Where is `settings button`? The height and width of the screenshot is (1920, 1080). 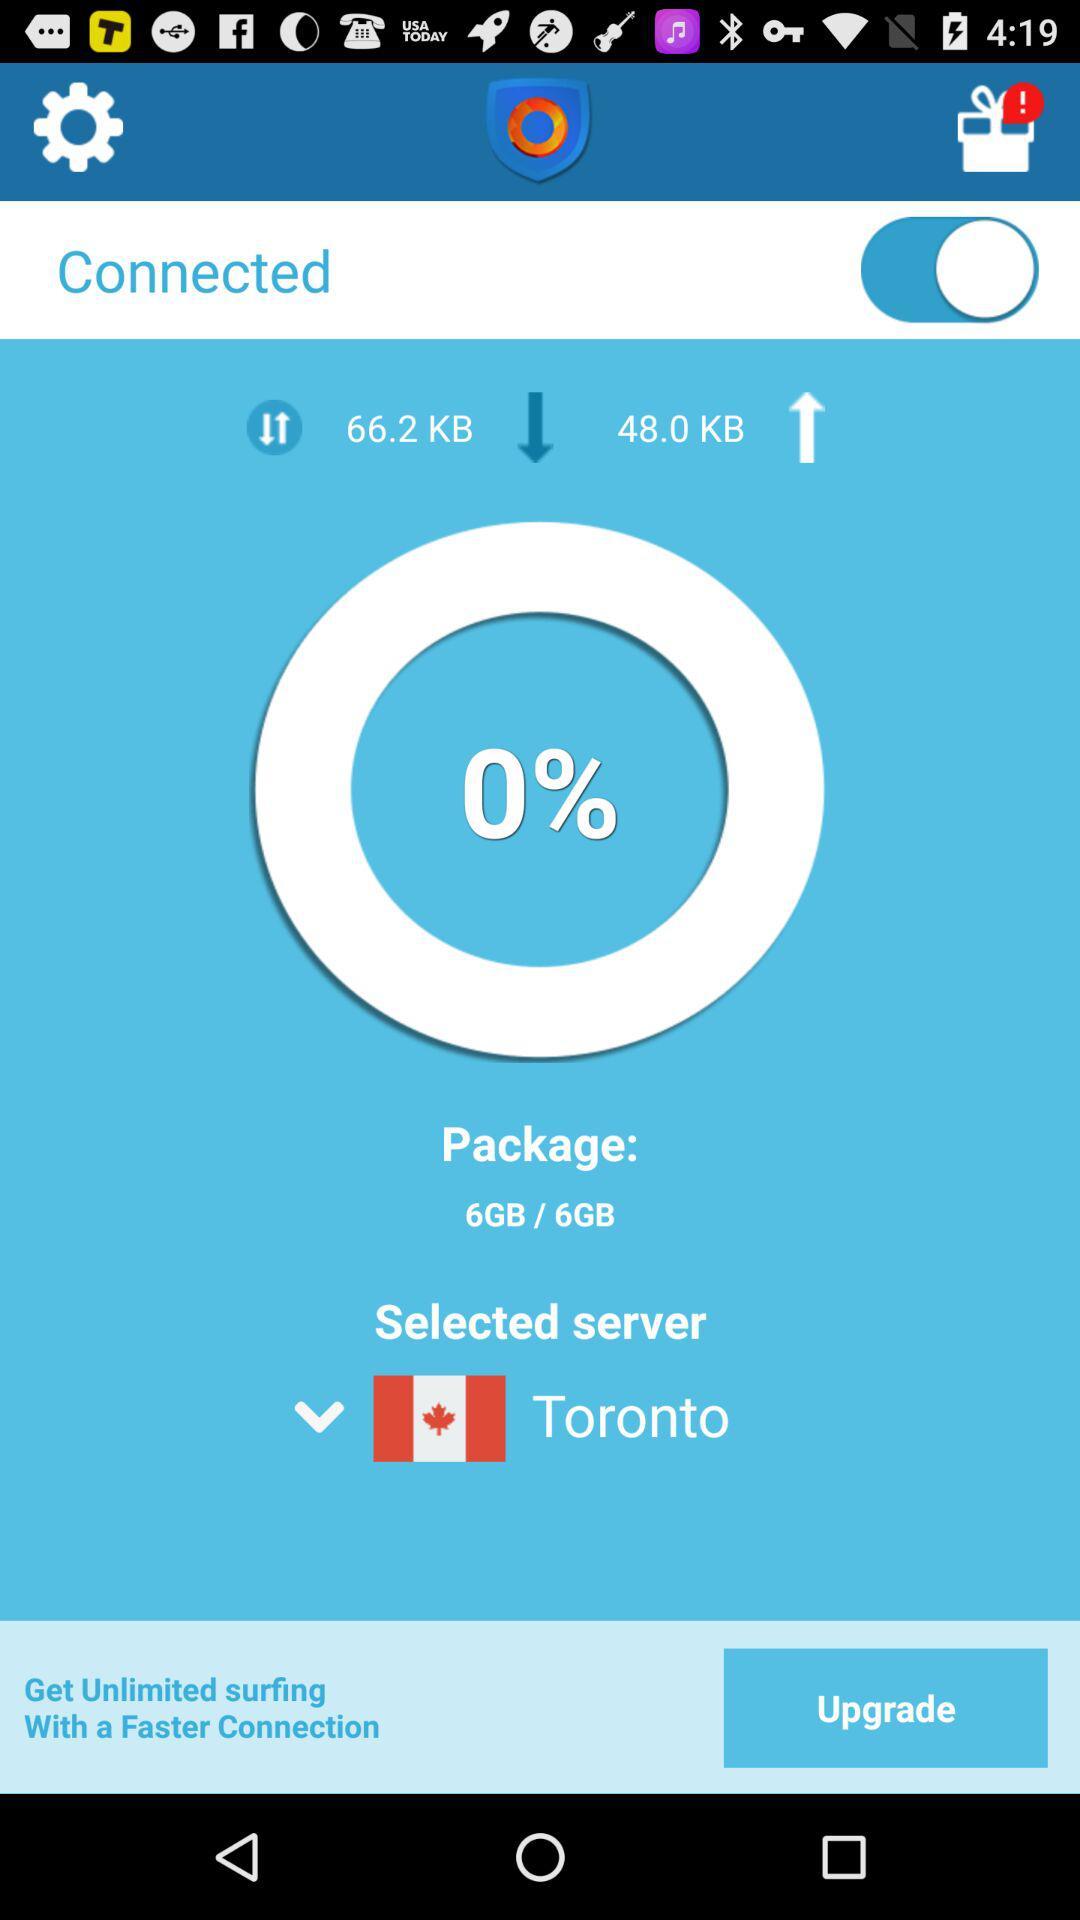
settings button is located at coordinates (75, 132).